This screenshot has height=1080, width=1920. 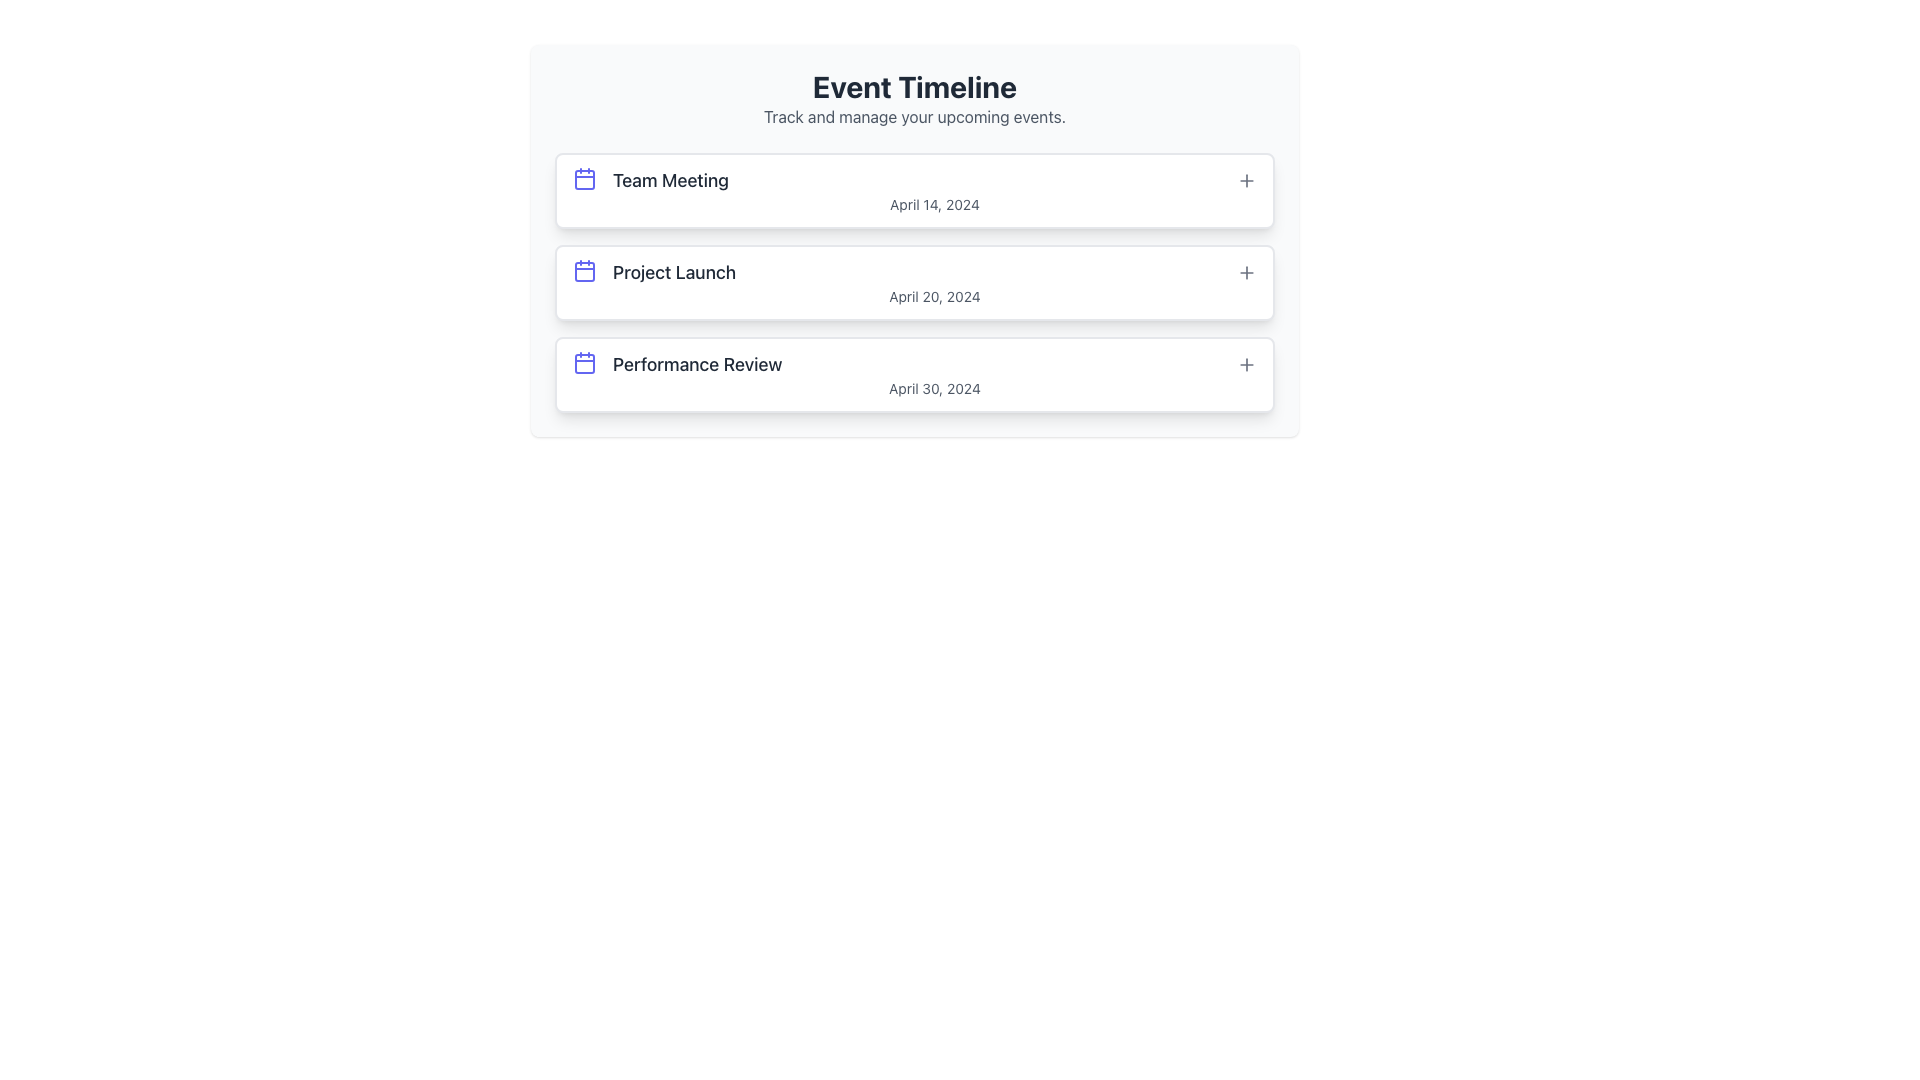 What do you see at coordinates (934, 282) in the screenshot?
I see `text content of the Text Display Element that contains the heading 'Project Launch' and the date 'April 20, 2024'` at bounding box center [934, 282].